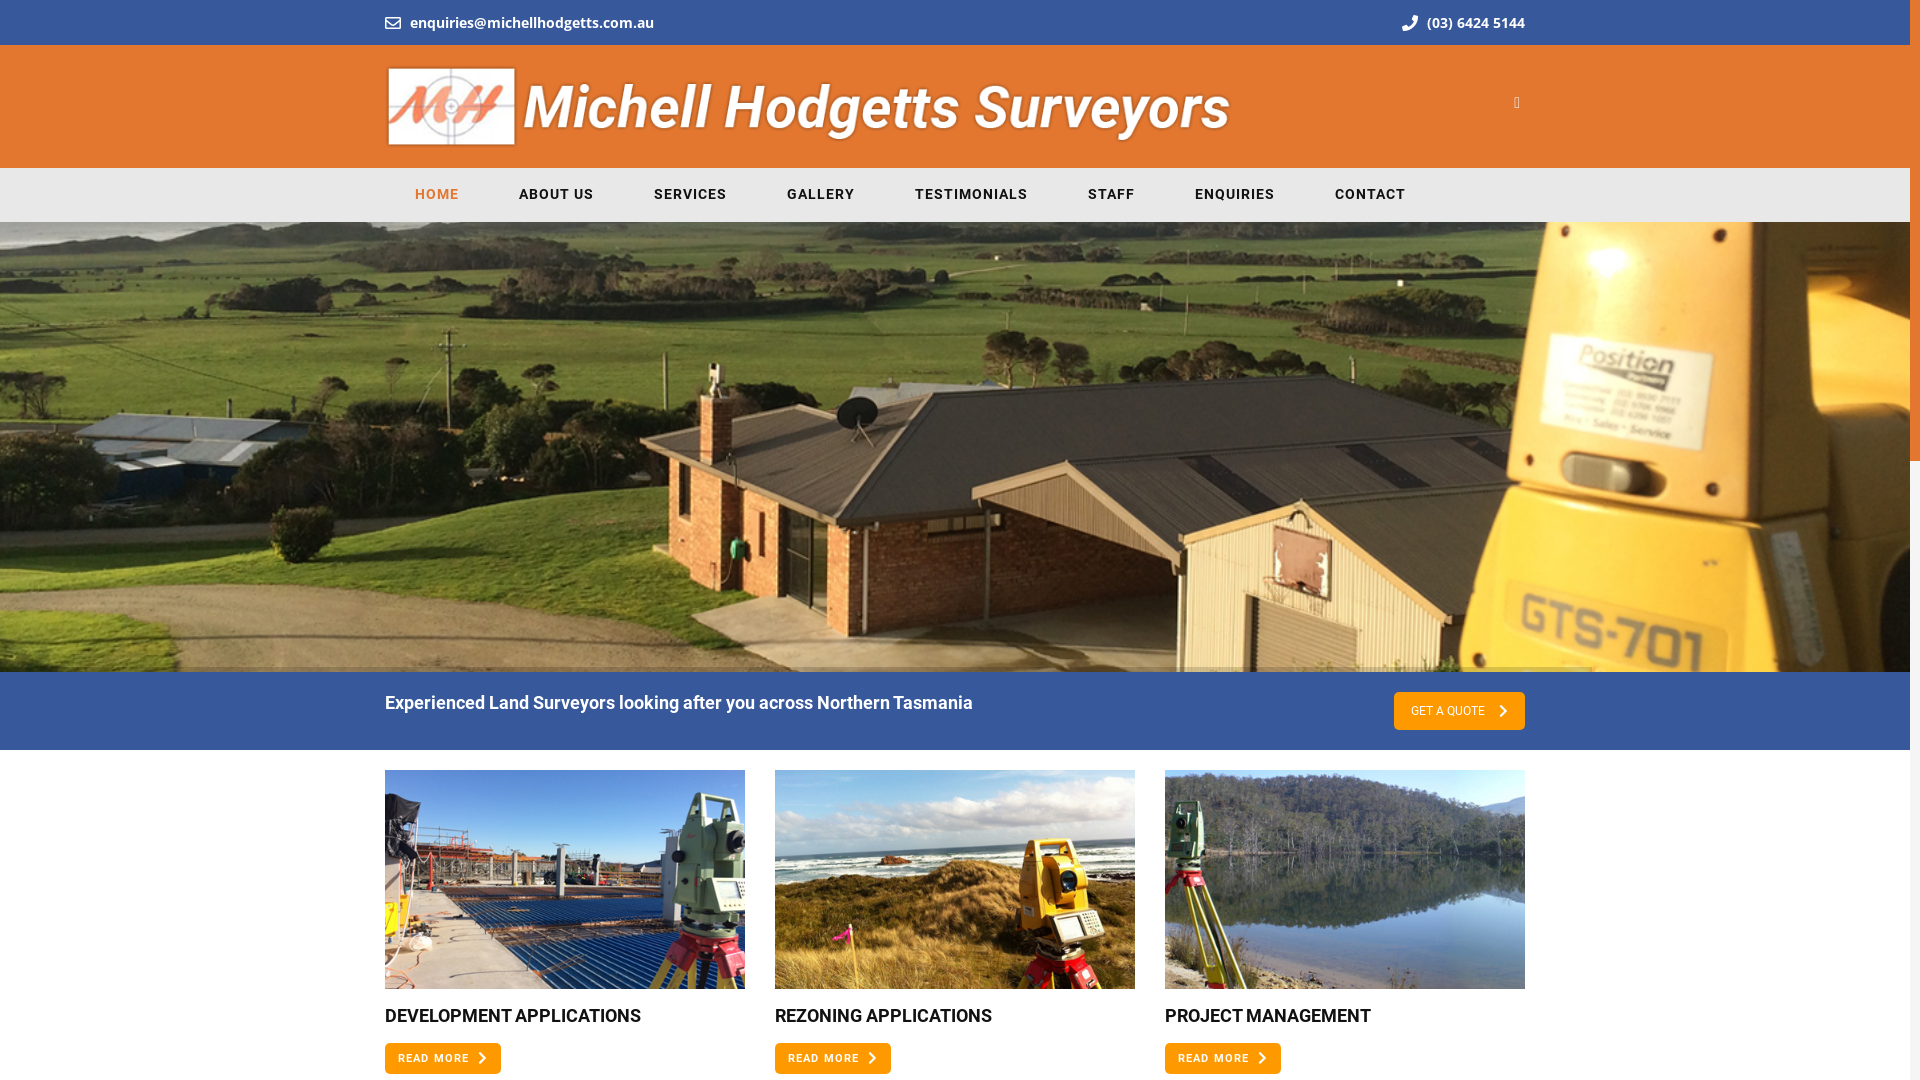  Describe the element at coordinates (1344, 878) in the screenshot. I see `'100'` at that location.